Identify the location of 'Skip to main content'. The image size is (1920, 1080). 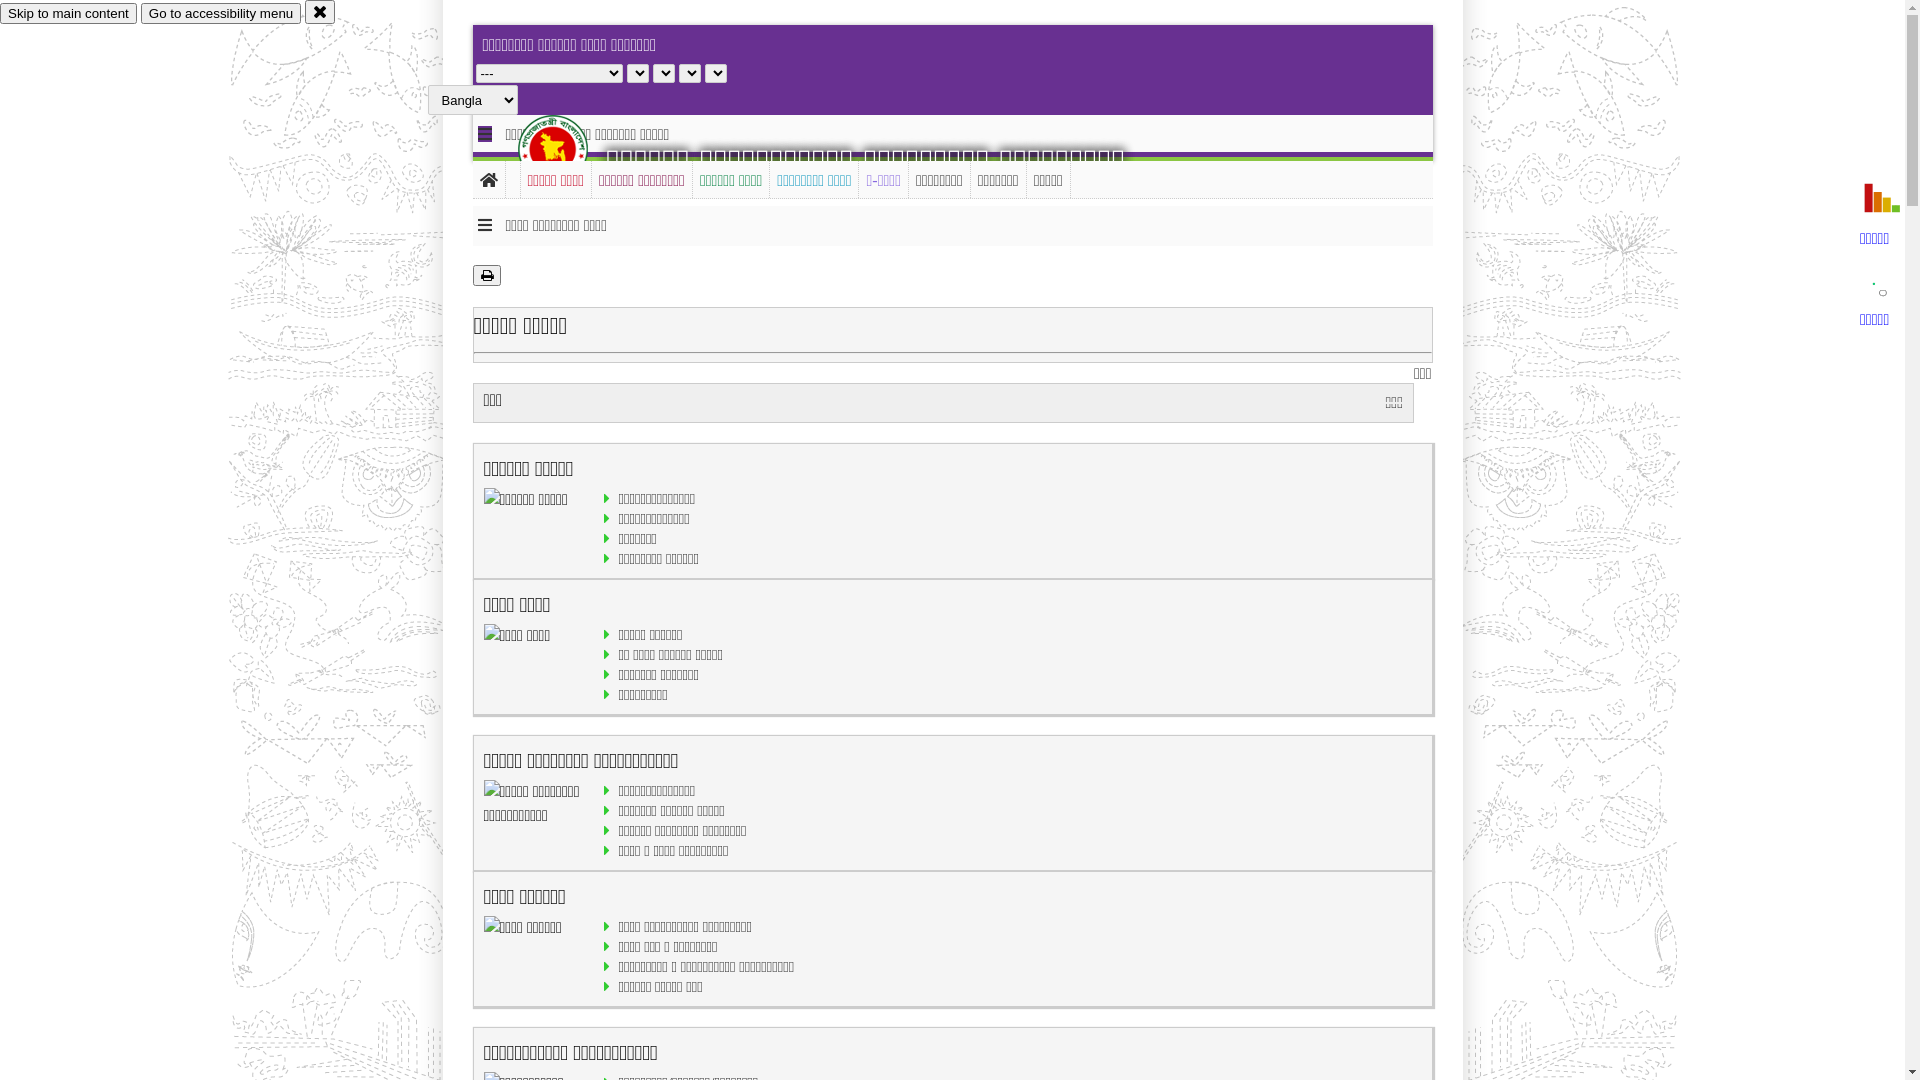
(68, 13).